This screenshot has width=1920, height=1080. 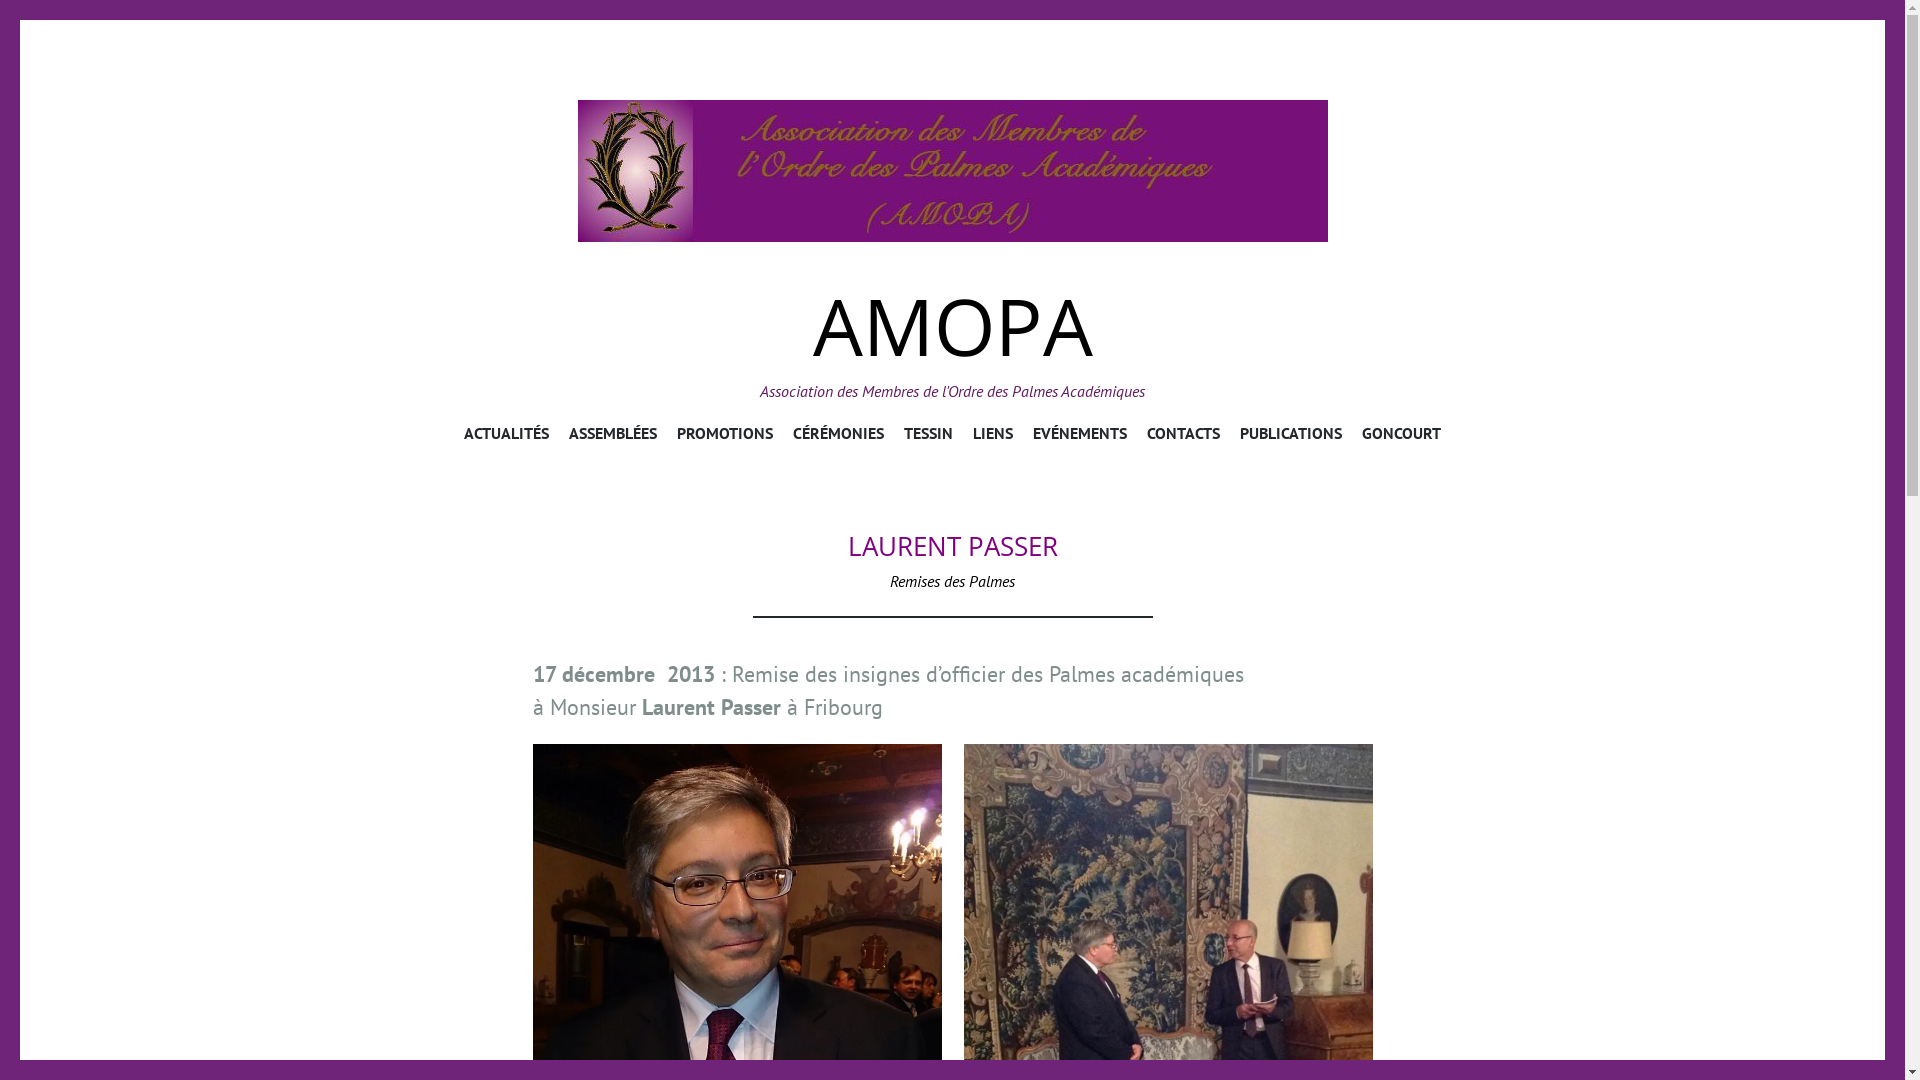 What do you see at coordinates (927, 435) in the screenshot?
I see `'TESSIN'` at bounding box center [927, 435].